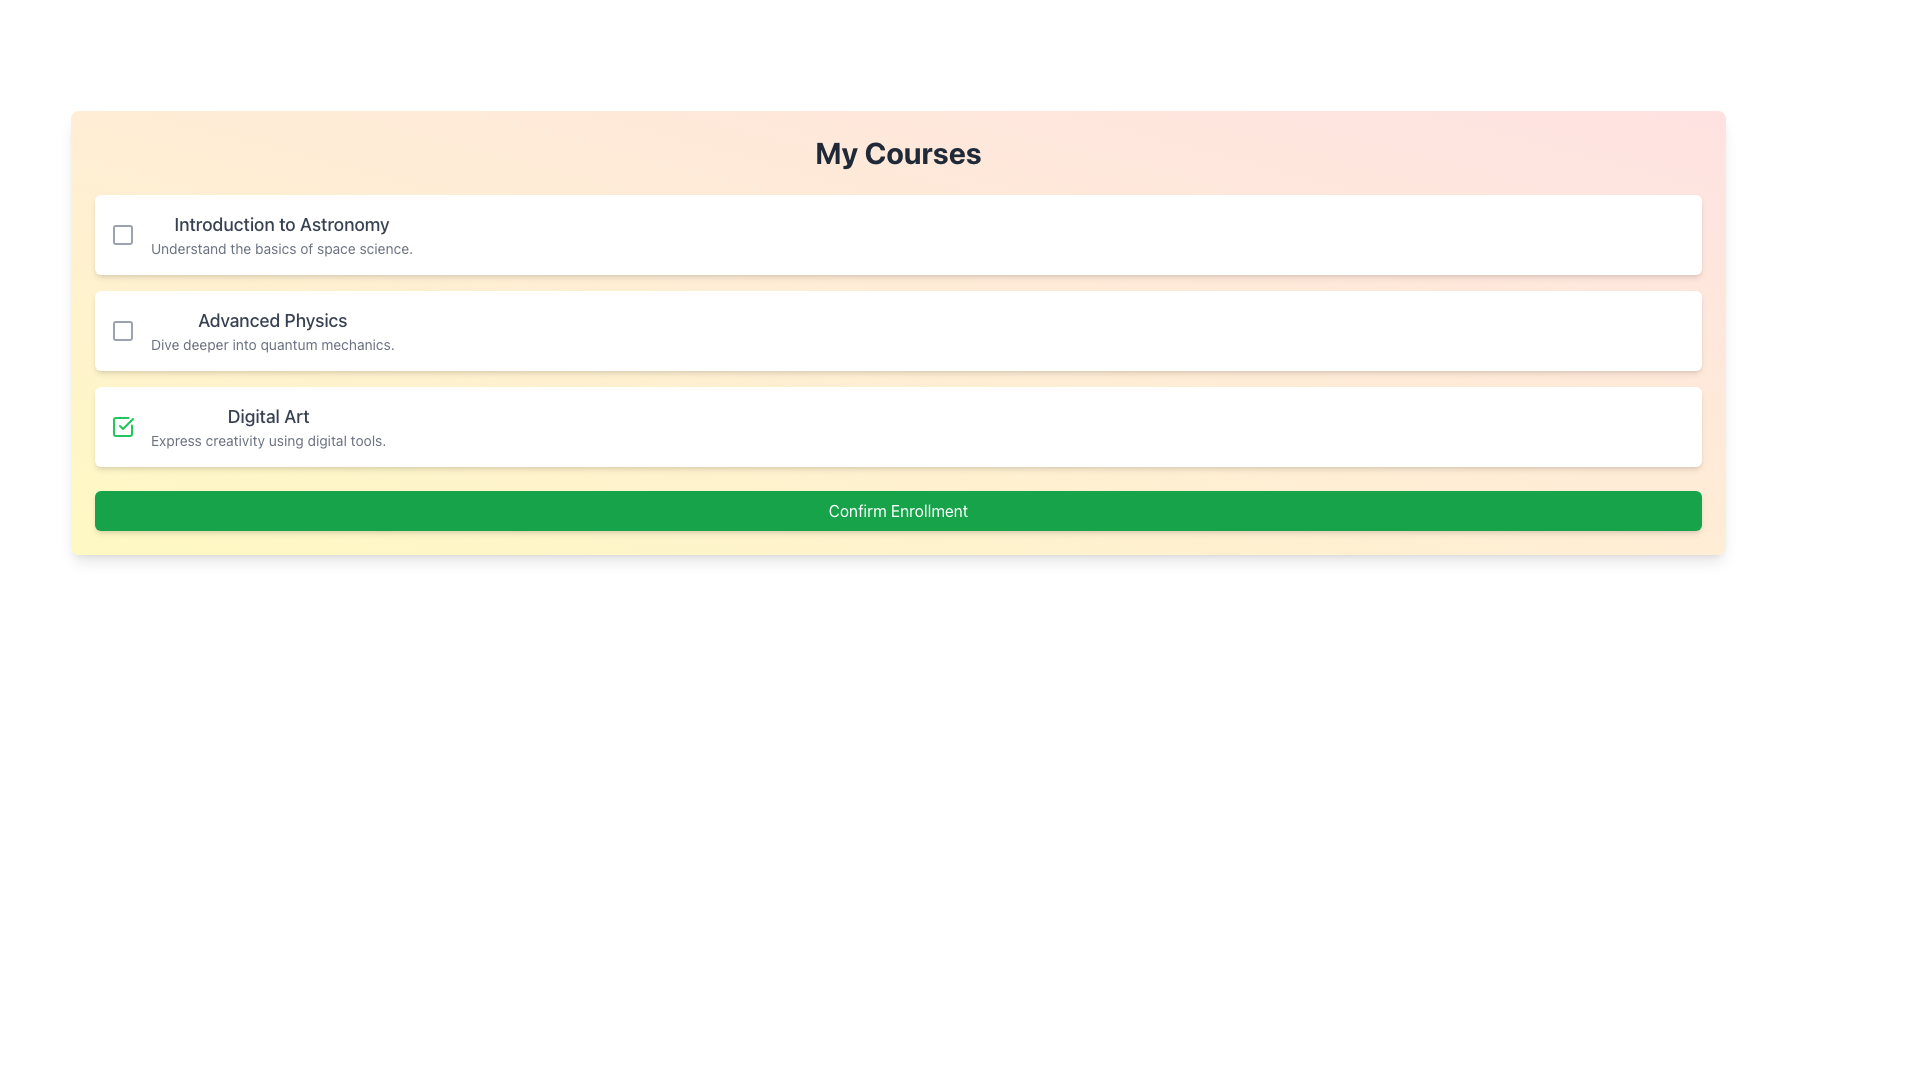  I want to click on the 'Introduction to Astronomy' descriptive text block, which contains a heading in a larger, bold, gray font and a subtitle in a smaller, lighter gray font, if it is linked, so click(281, 234).